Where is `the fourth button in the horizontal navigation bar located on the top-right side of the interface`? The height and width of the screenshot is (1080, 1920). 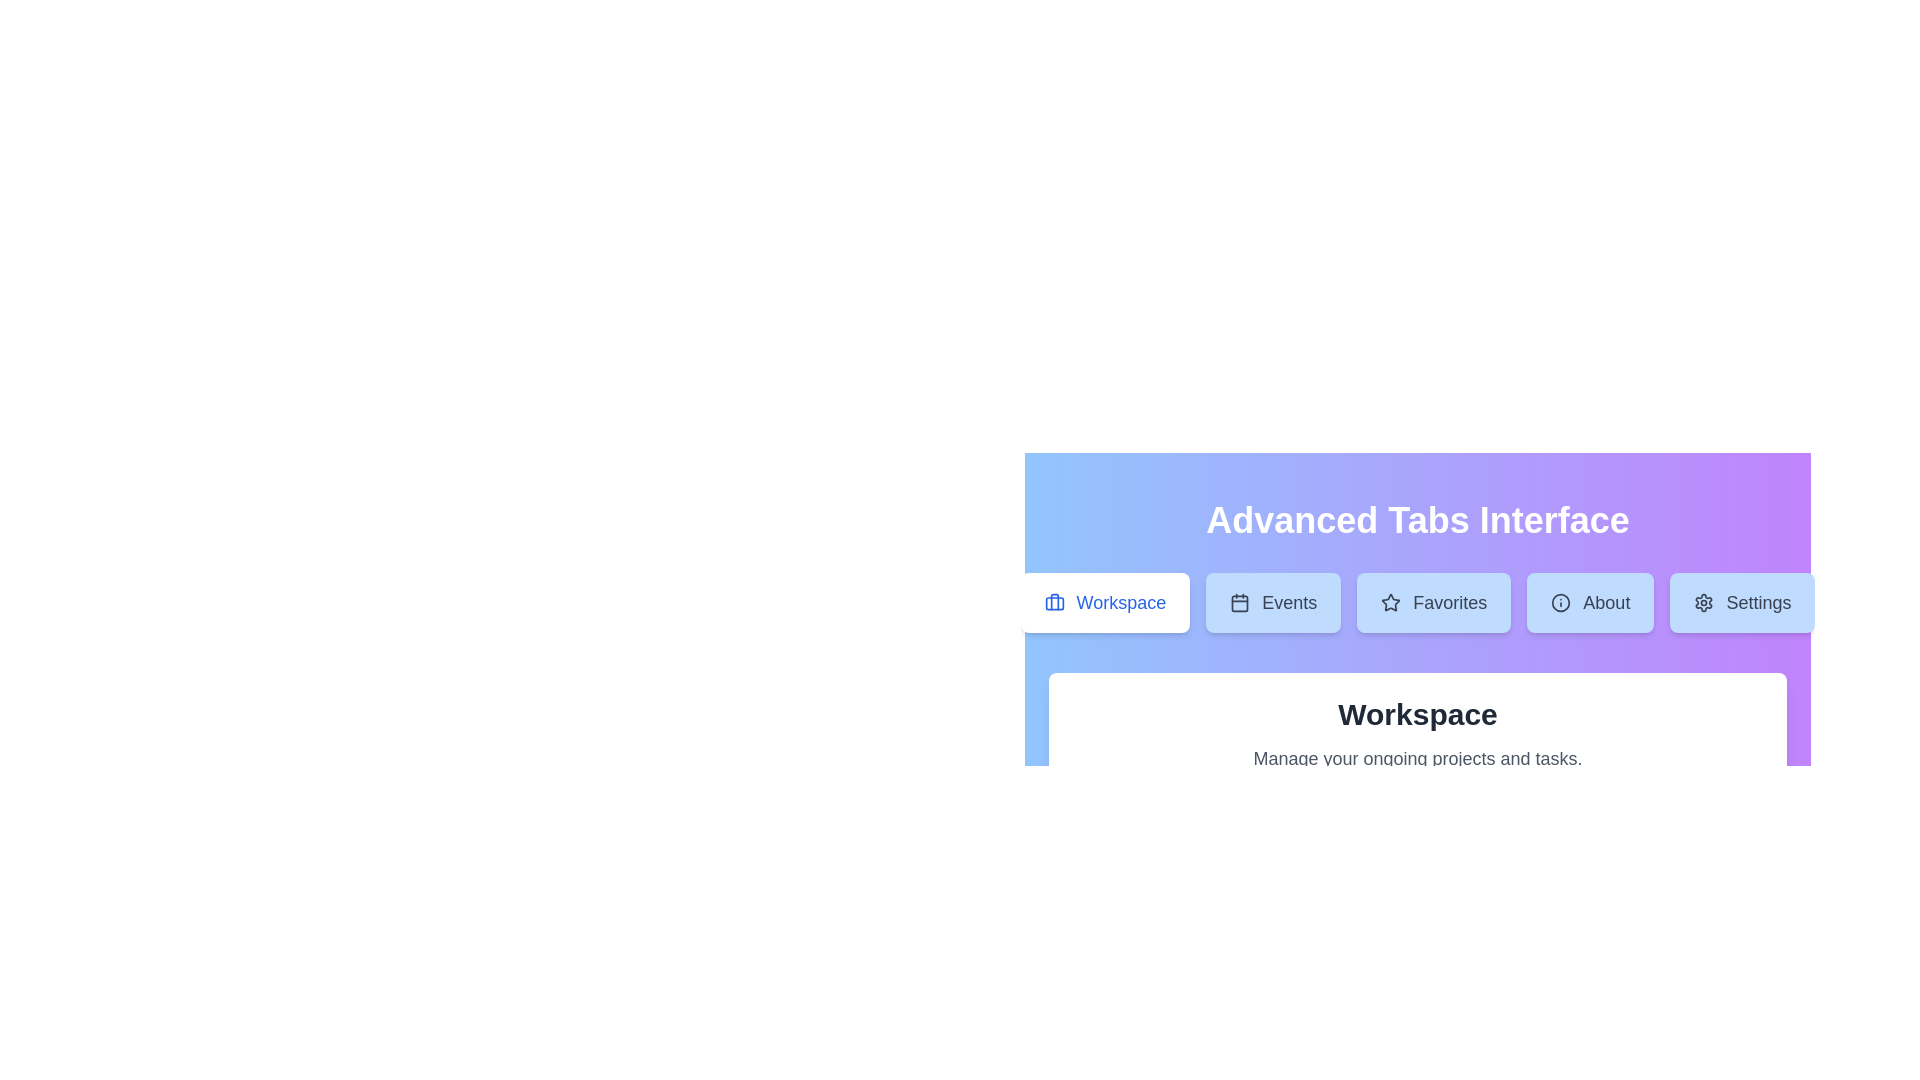 the fourth button in the horizontal navigation bar located on the top-right side of the interface is located at coordinates (1589, 601).